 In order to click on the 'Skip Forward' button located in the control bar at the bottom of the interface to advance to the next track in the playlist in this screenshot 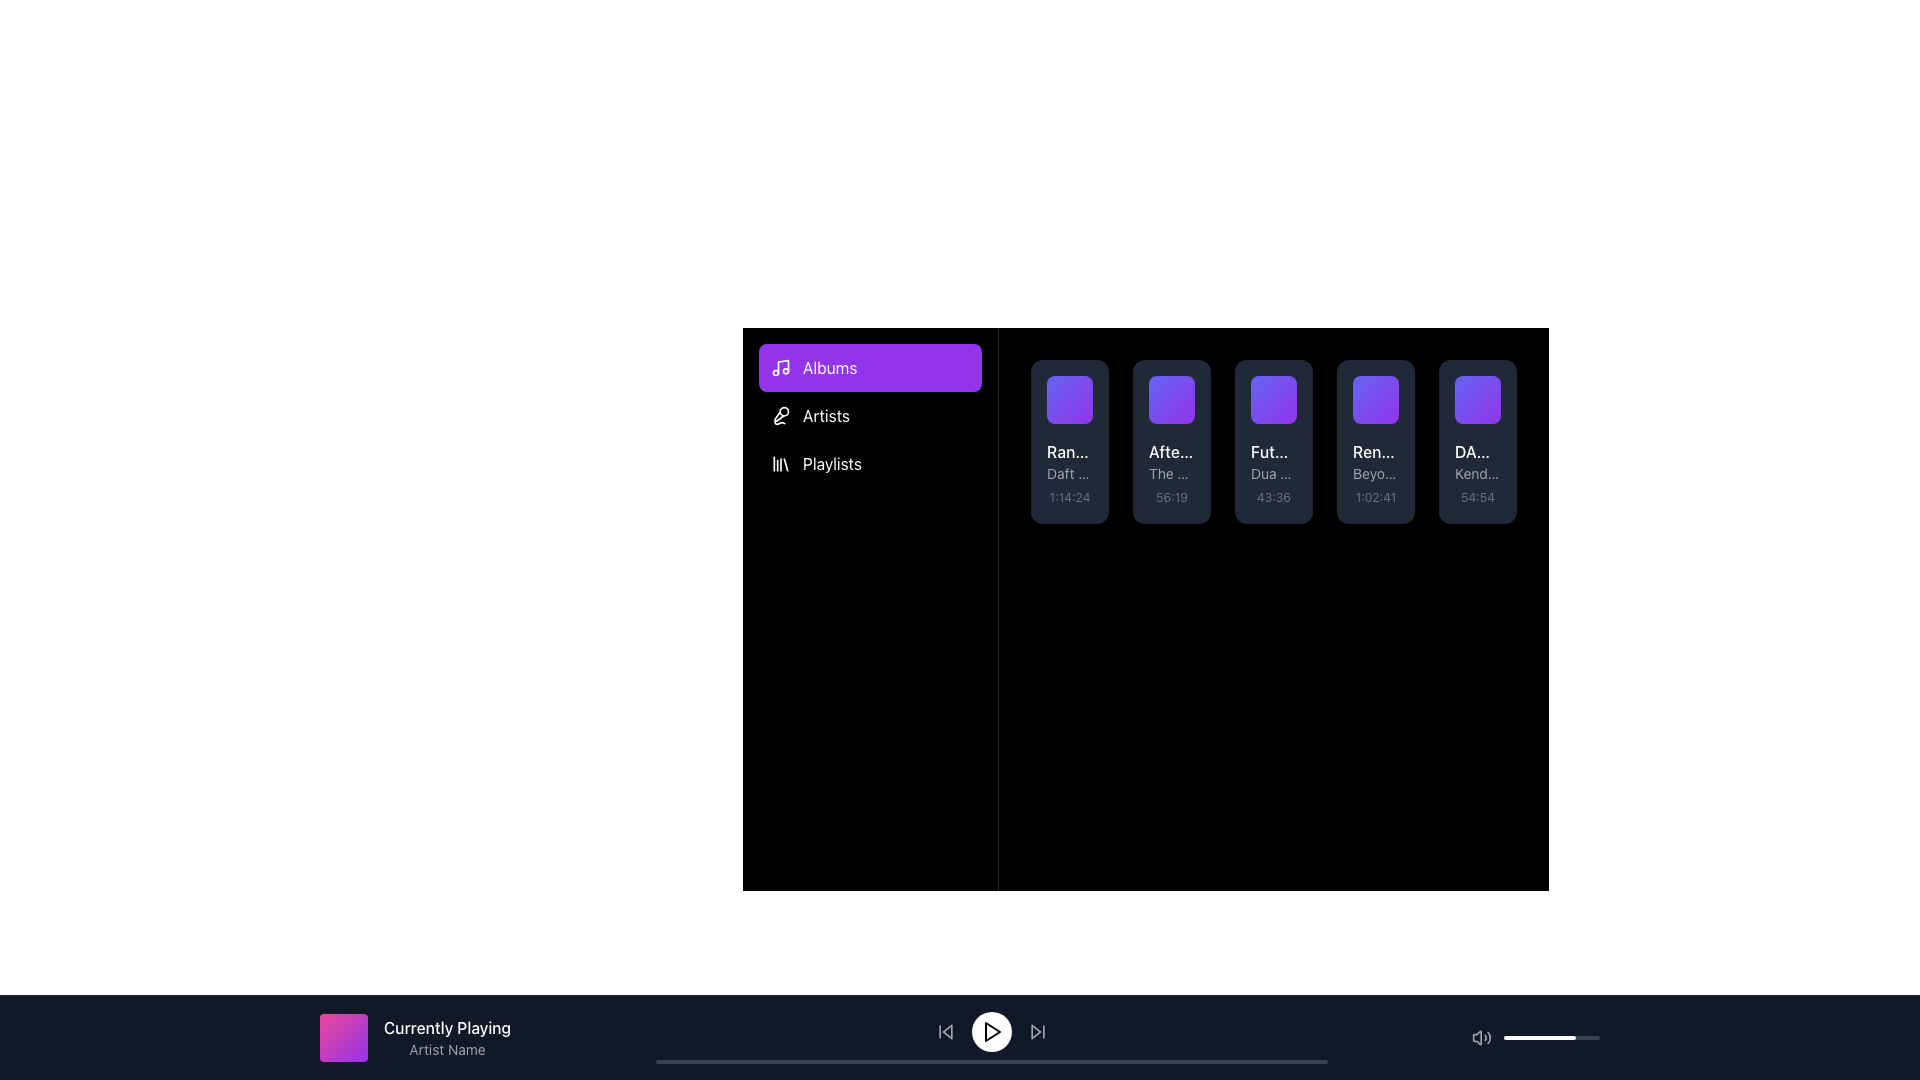, I will do `click(1035, 1032)`.